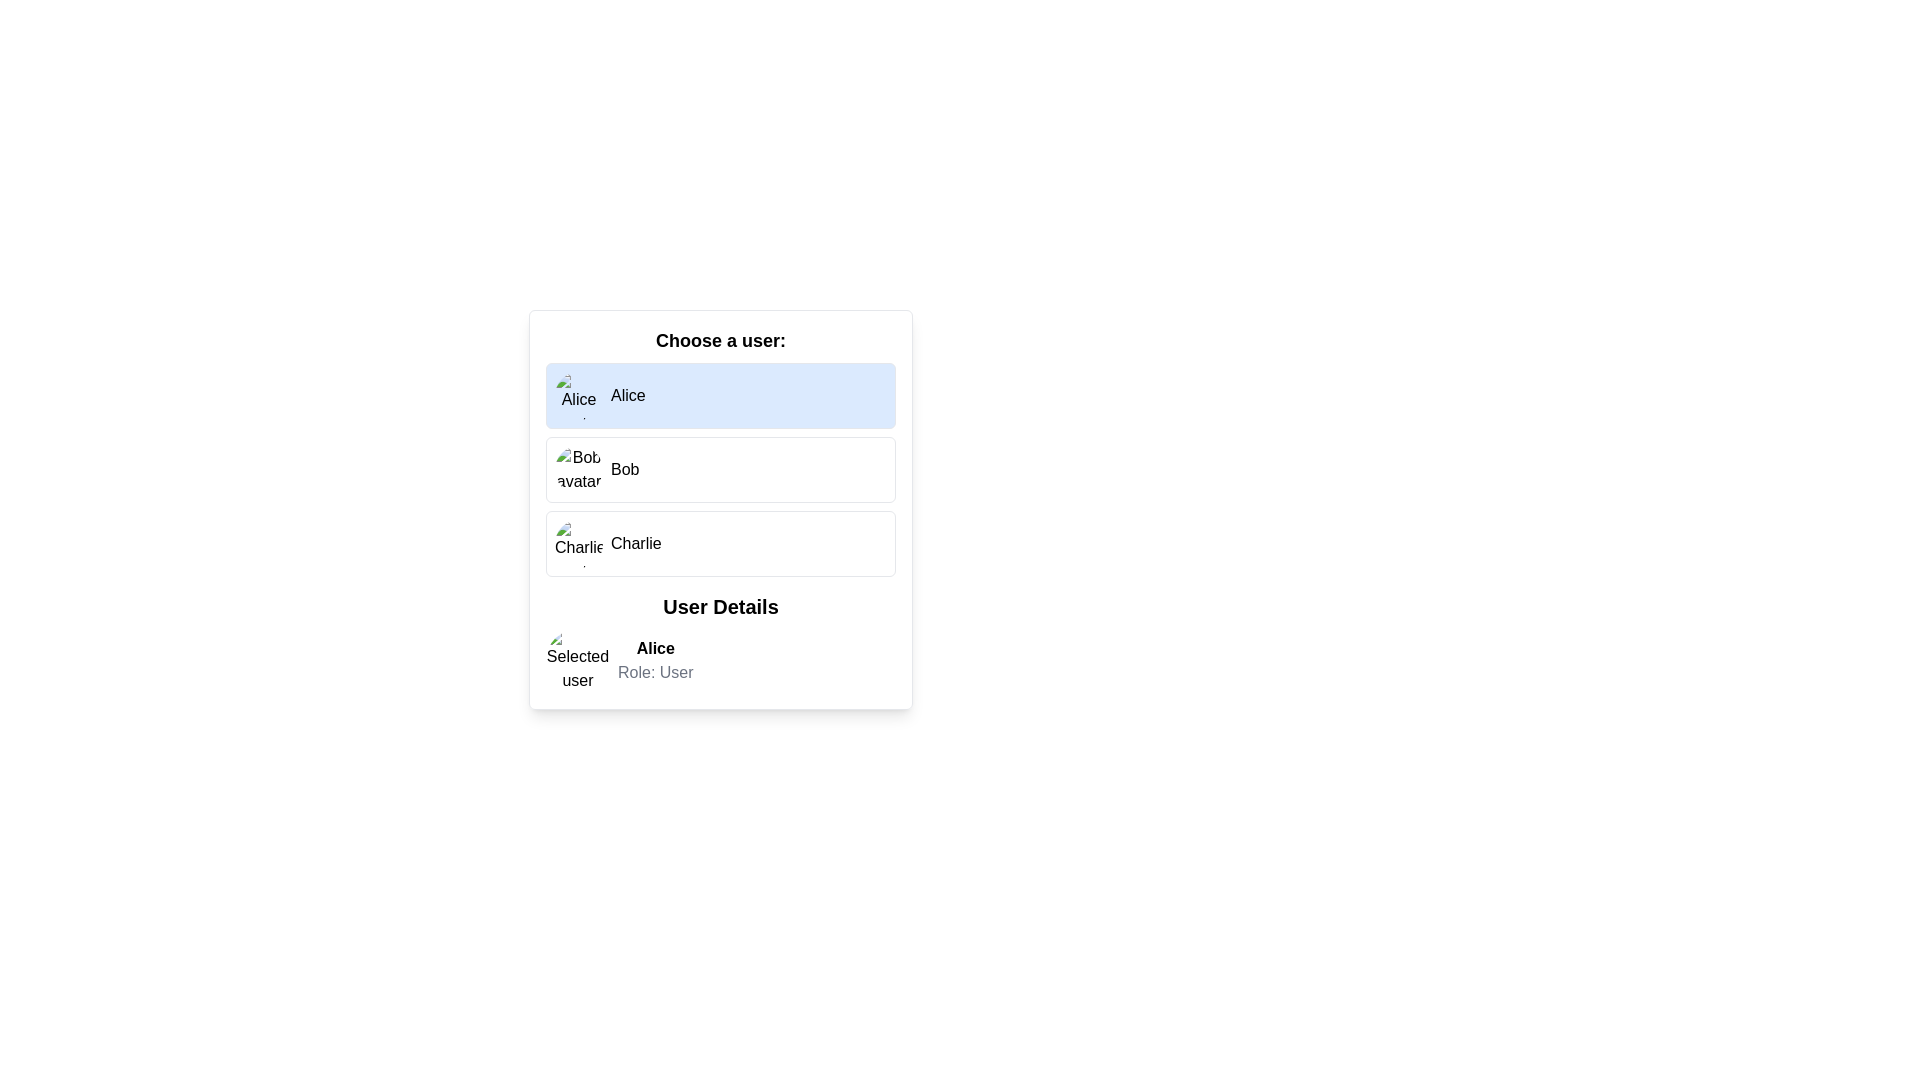 This screenshot has width=1920, height=1080. Describe the element at coordinates (655, 672) in the screenshot. I see `the text label that describes the user's role, located directly beneath the 'Alice' text in the 'User Details' section` at that location.